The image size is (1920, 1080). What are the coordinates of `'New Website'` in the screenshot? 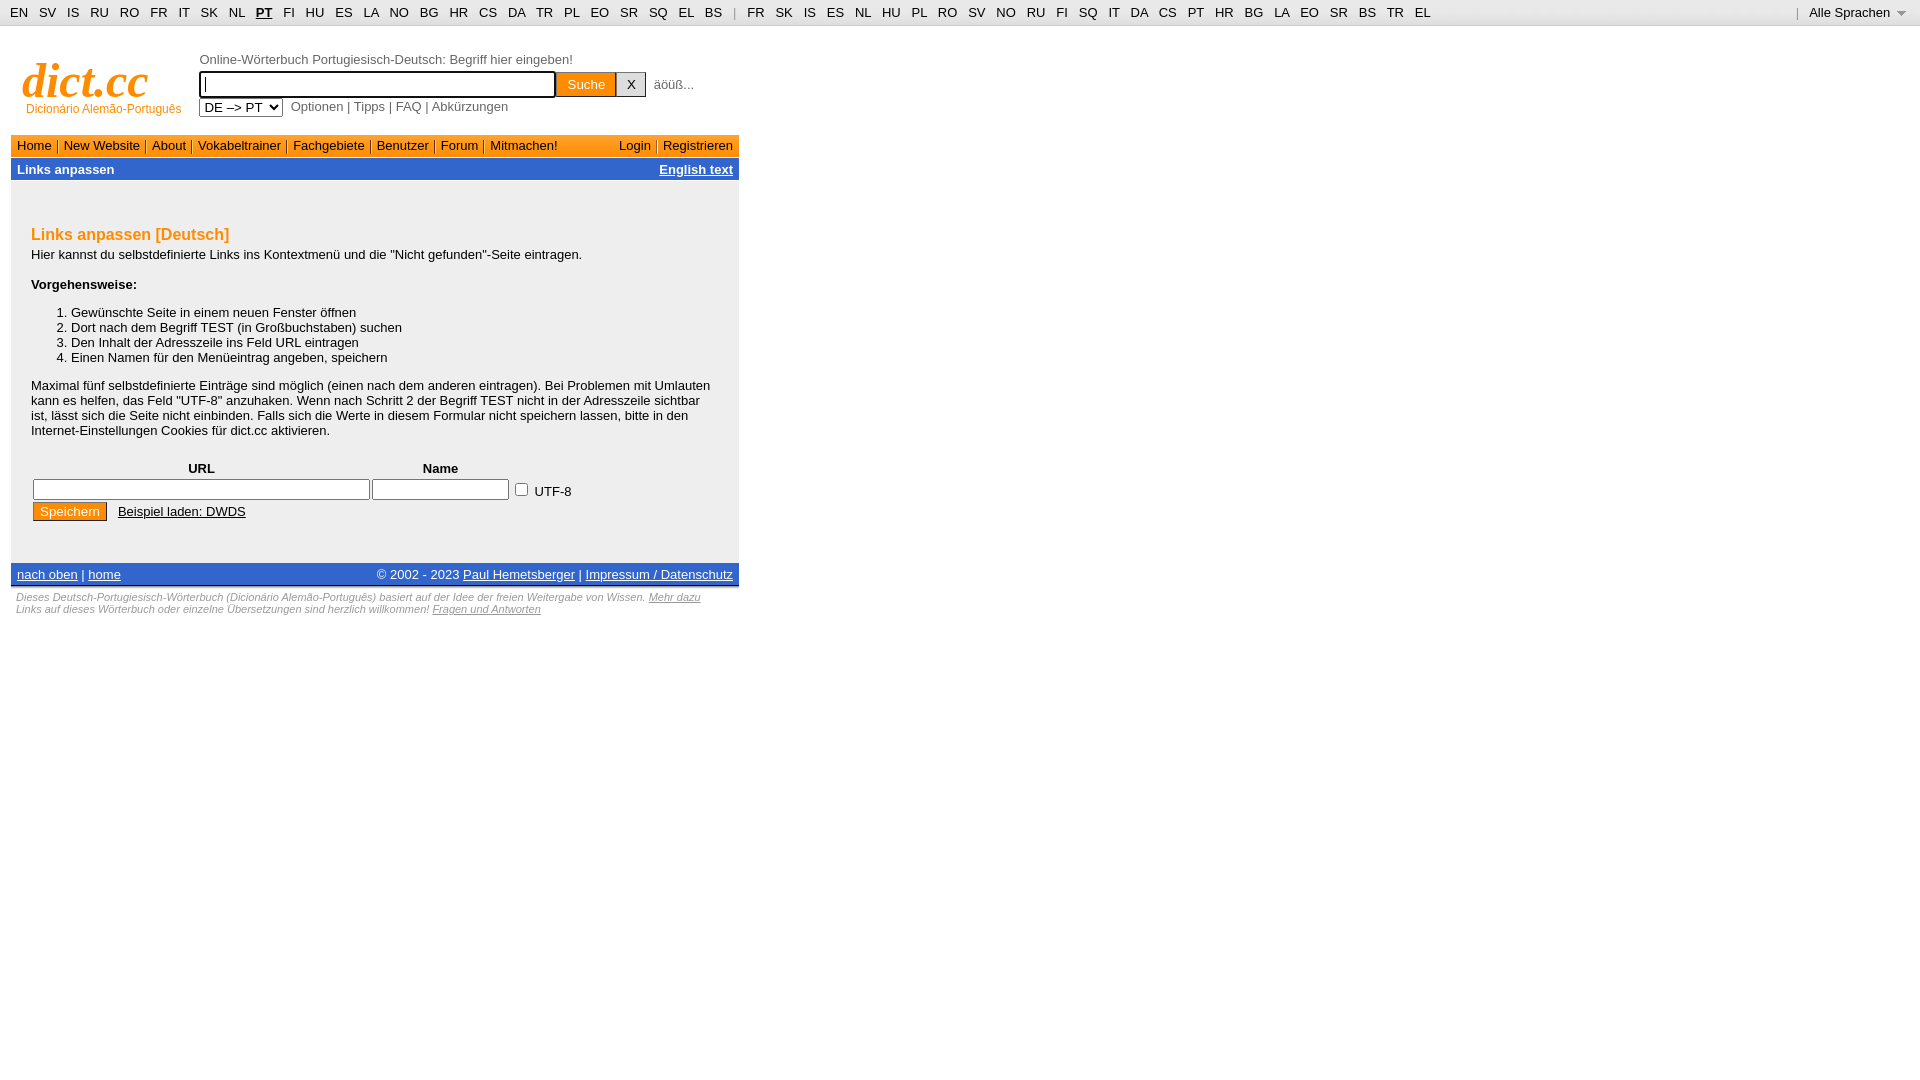 It's located at (100, 144).